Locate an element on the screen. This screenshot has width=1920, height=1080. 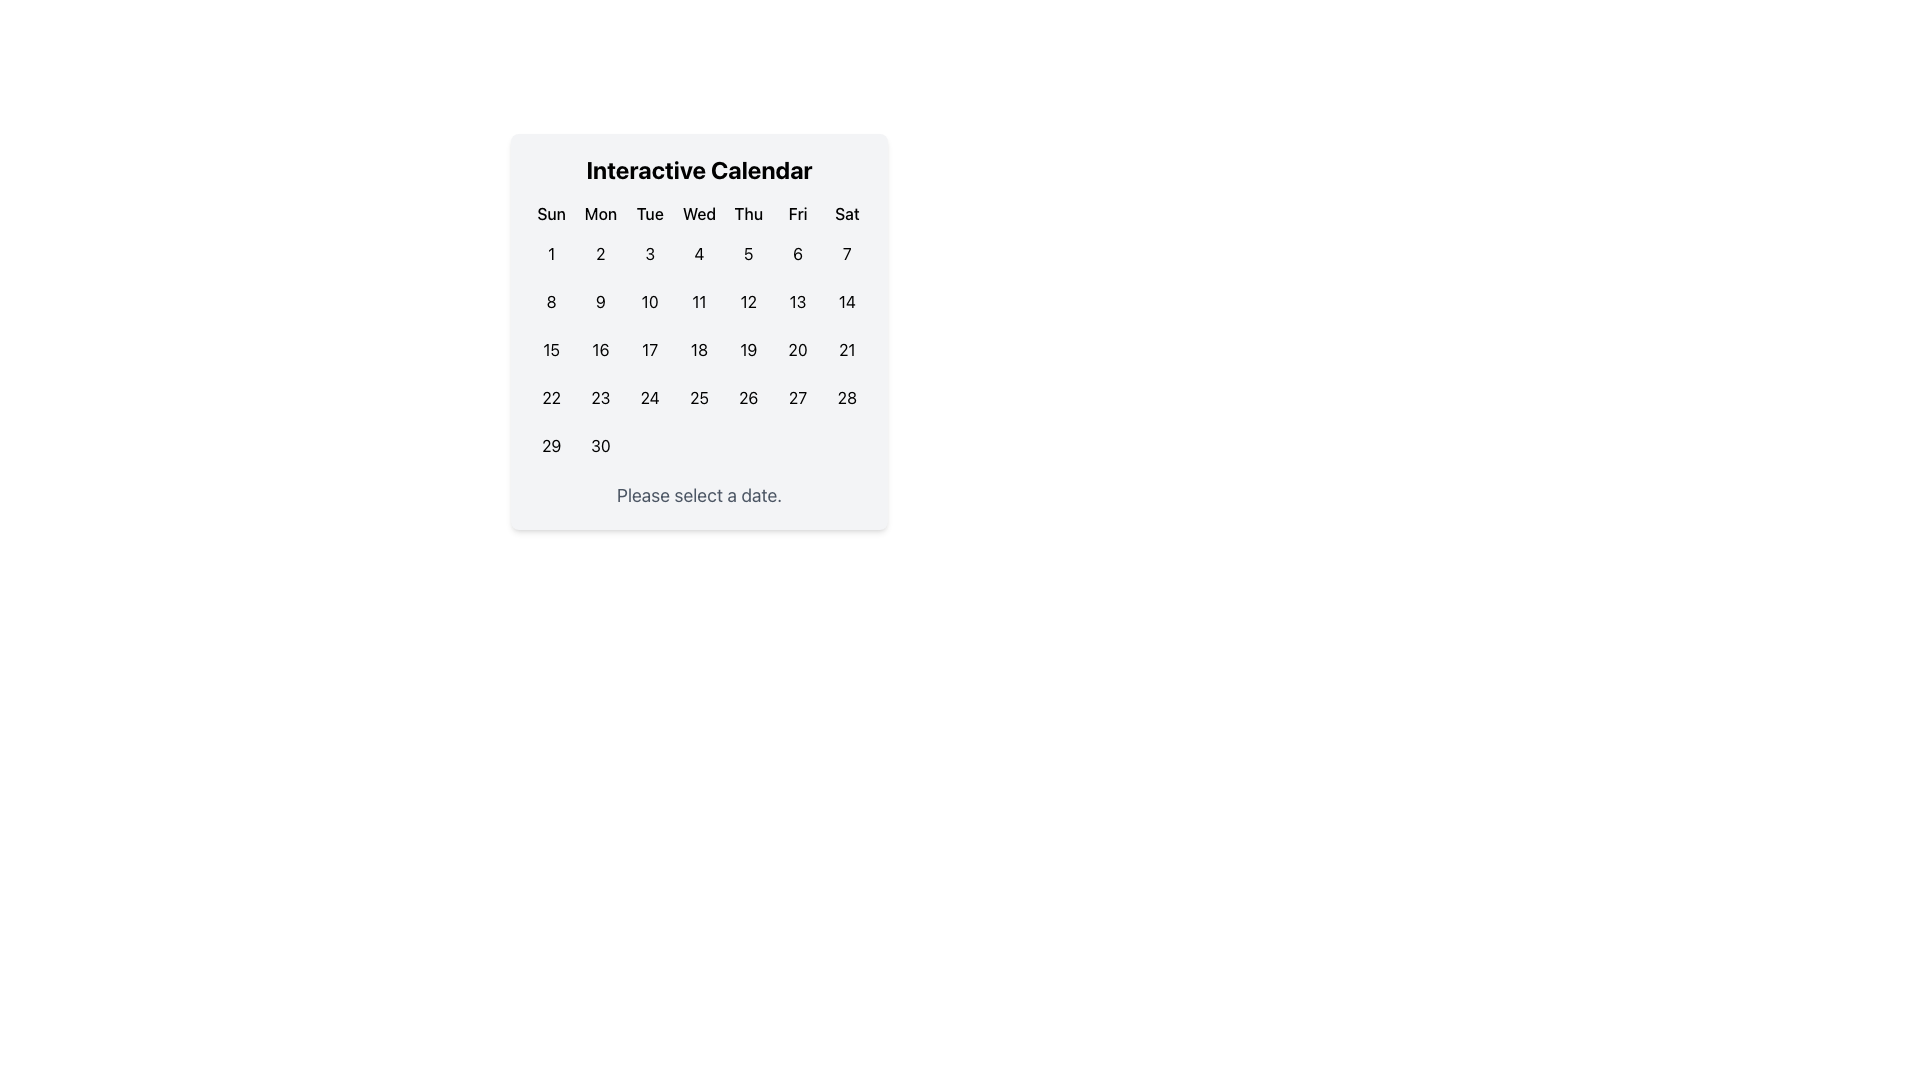
the button representing the date 15th in the calendar, located in the third row and first column beneath the 'Sun' header is located at coordinates (551, 349).